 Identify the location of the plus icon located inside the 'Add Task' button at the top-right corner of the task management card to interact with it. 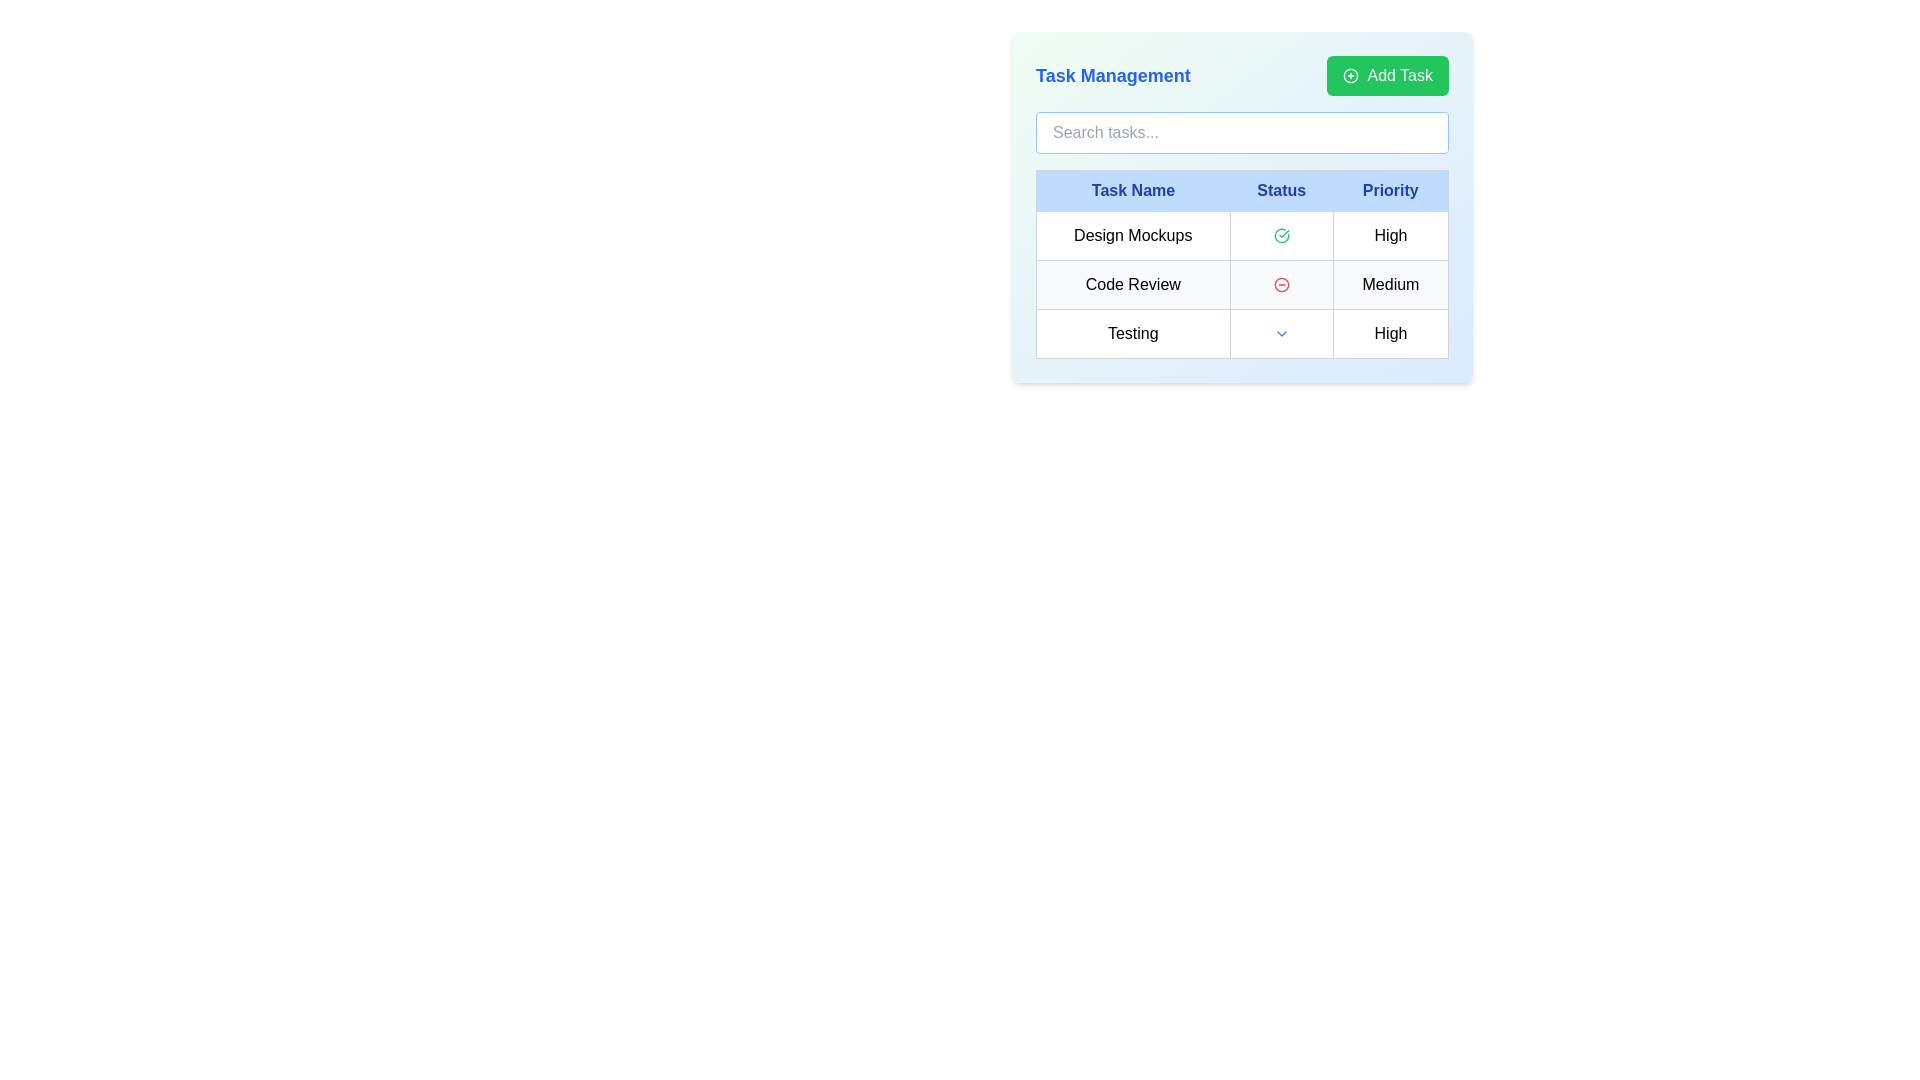
(1351, 75).